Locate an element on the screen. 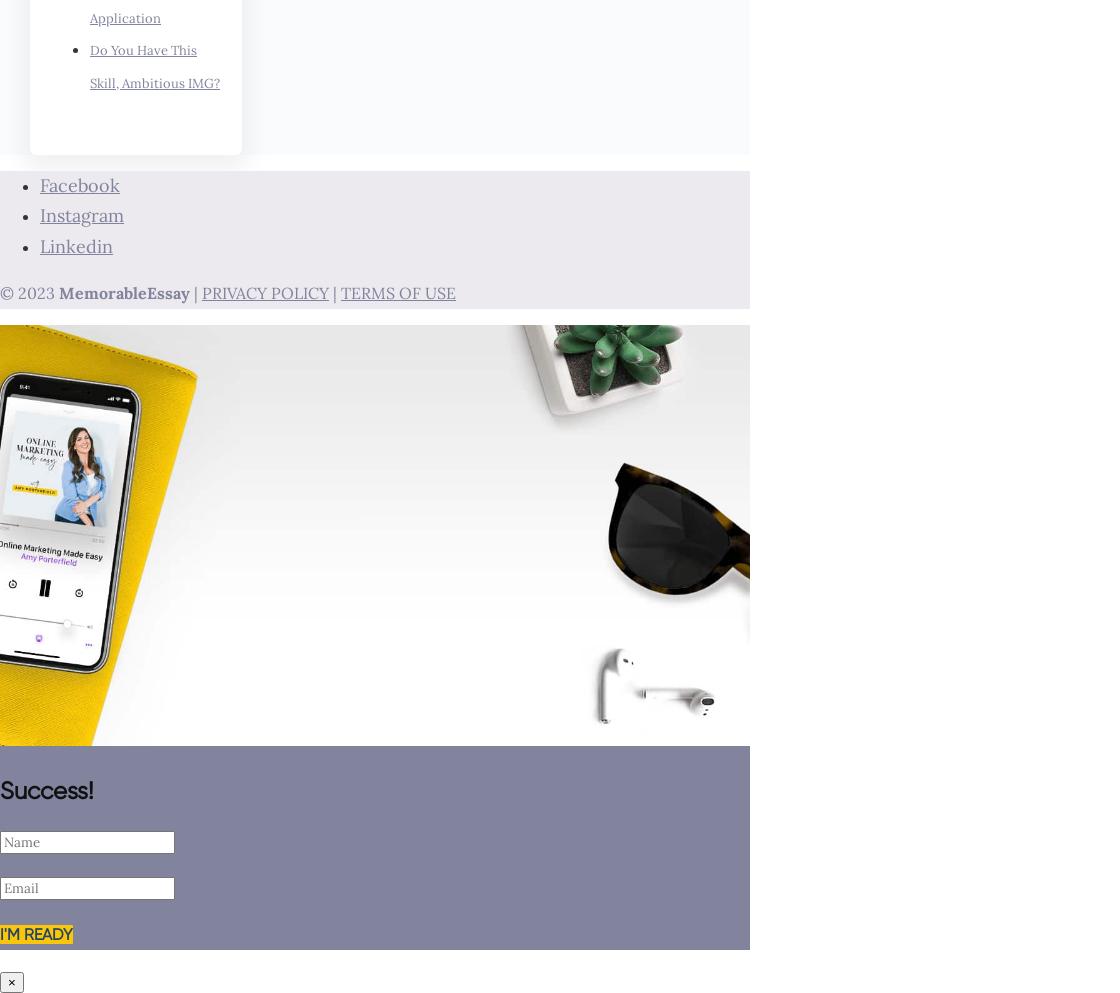 This screenshot has height=993, width=1120. 'Do You Have This Skill, Ambitious IMG?' is located at coordinates (90, 66).